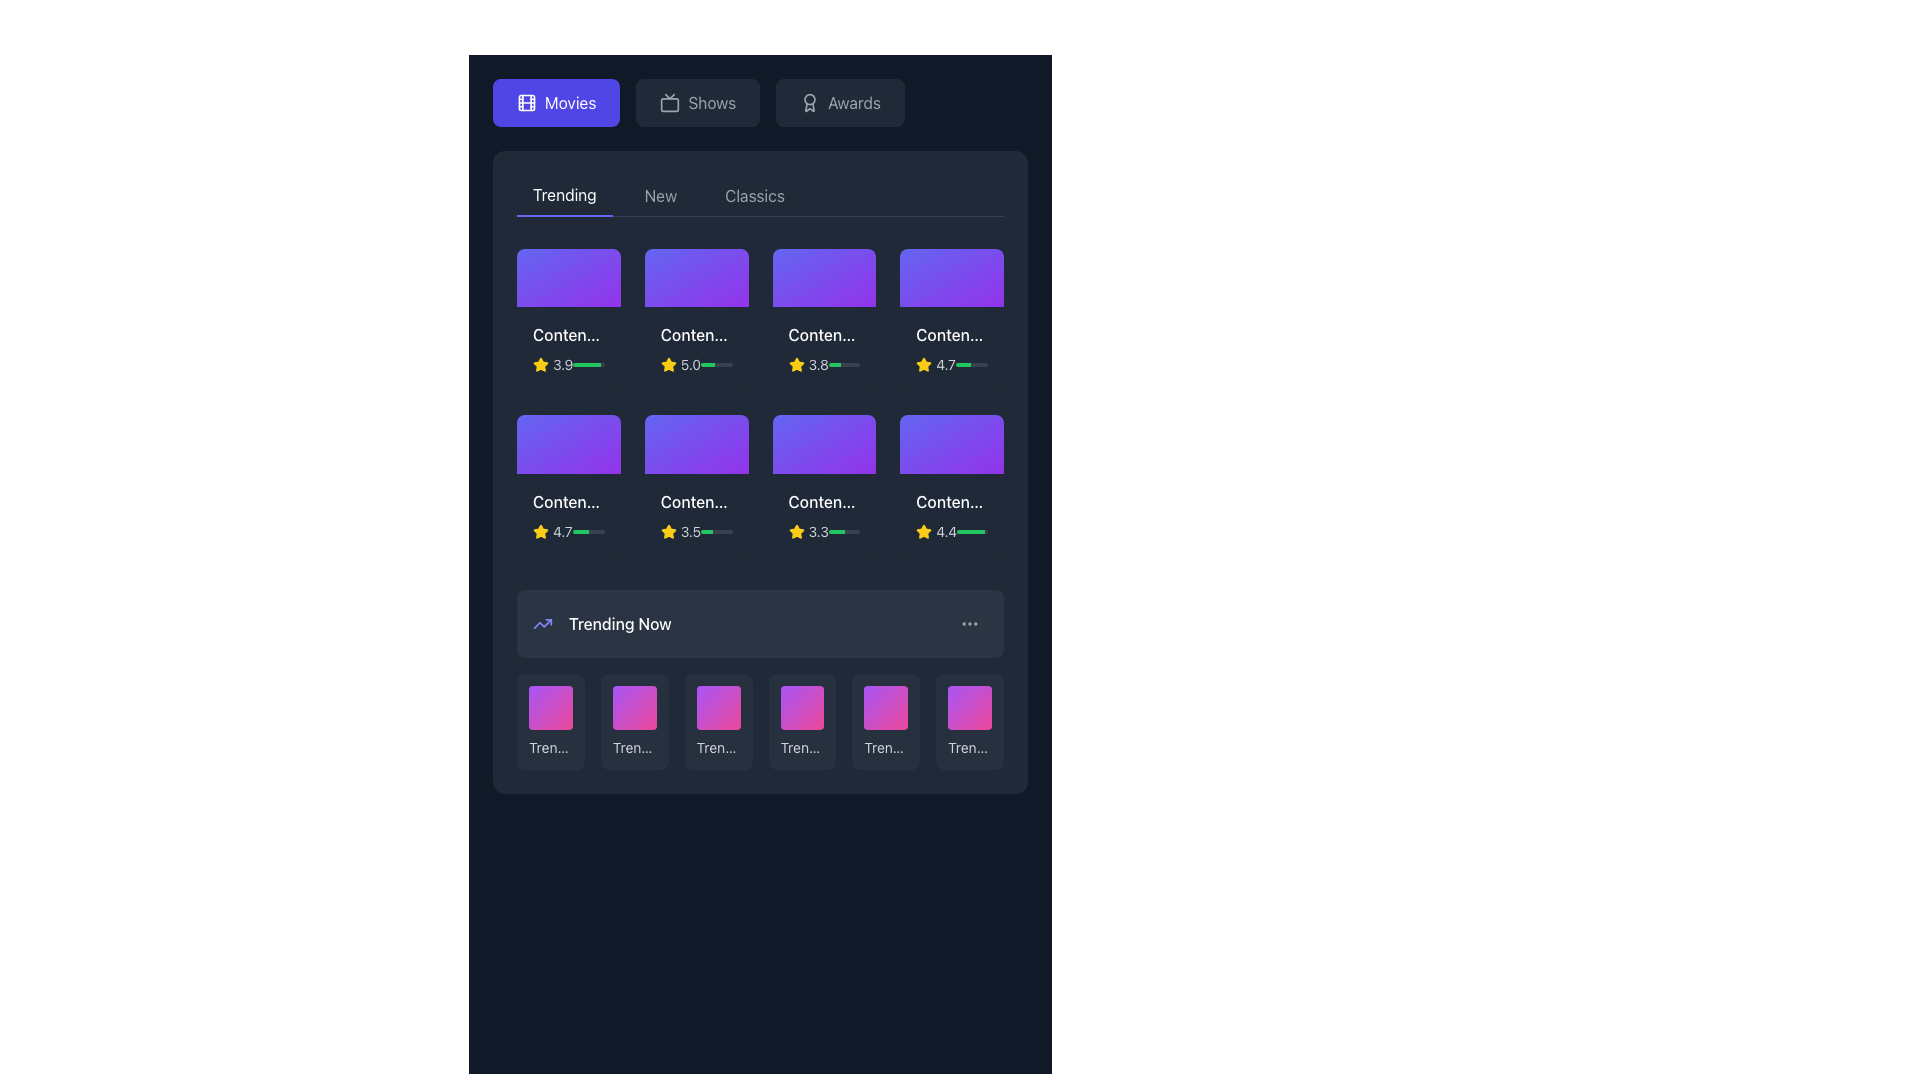 Image resolution: width=1920 pixels, height=1080 pixels. I want to click on the grid component displaying trending items located at the bottom of the interface using keyboard navigation, so click(759, 721).